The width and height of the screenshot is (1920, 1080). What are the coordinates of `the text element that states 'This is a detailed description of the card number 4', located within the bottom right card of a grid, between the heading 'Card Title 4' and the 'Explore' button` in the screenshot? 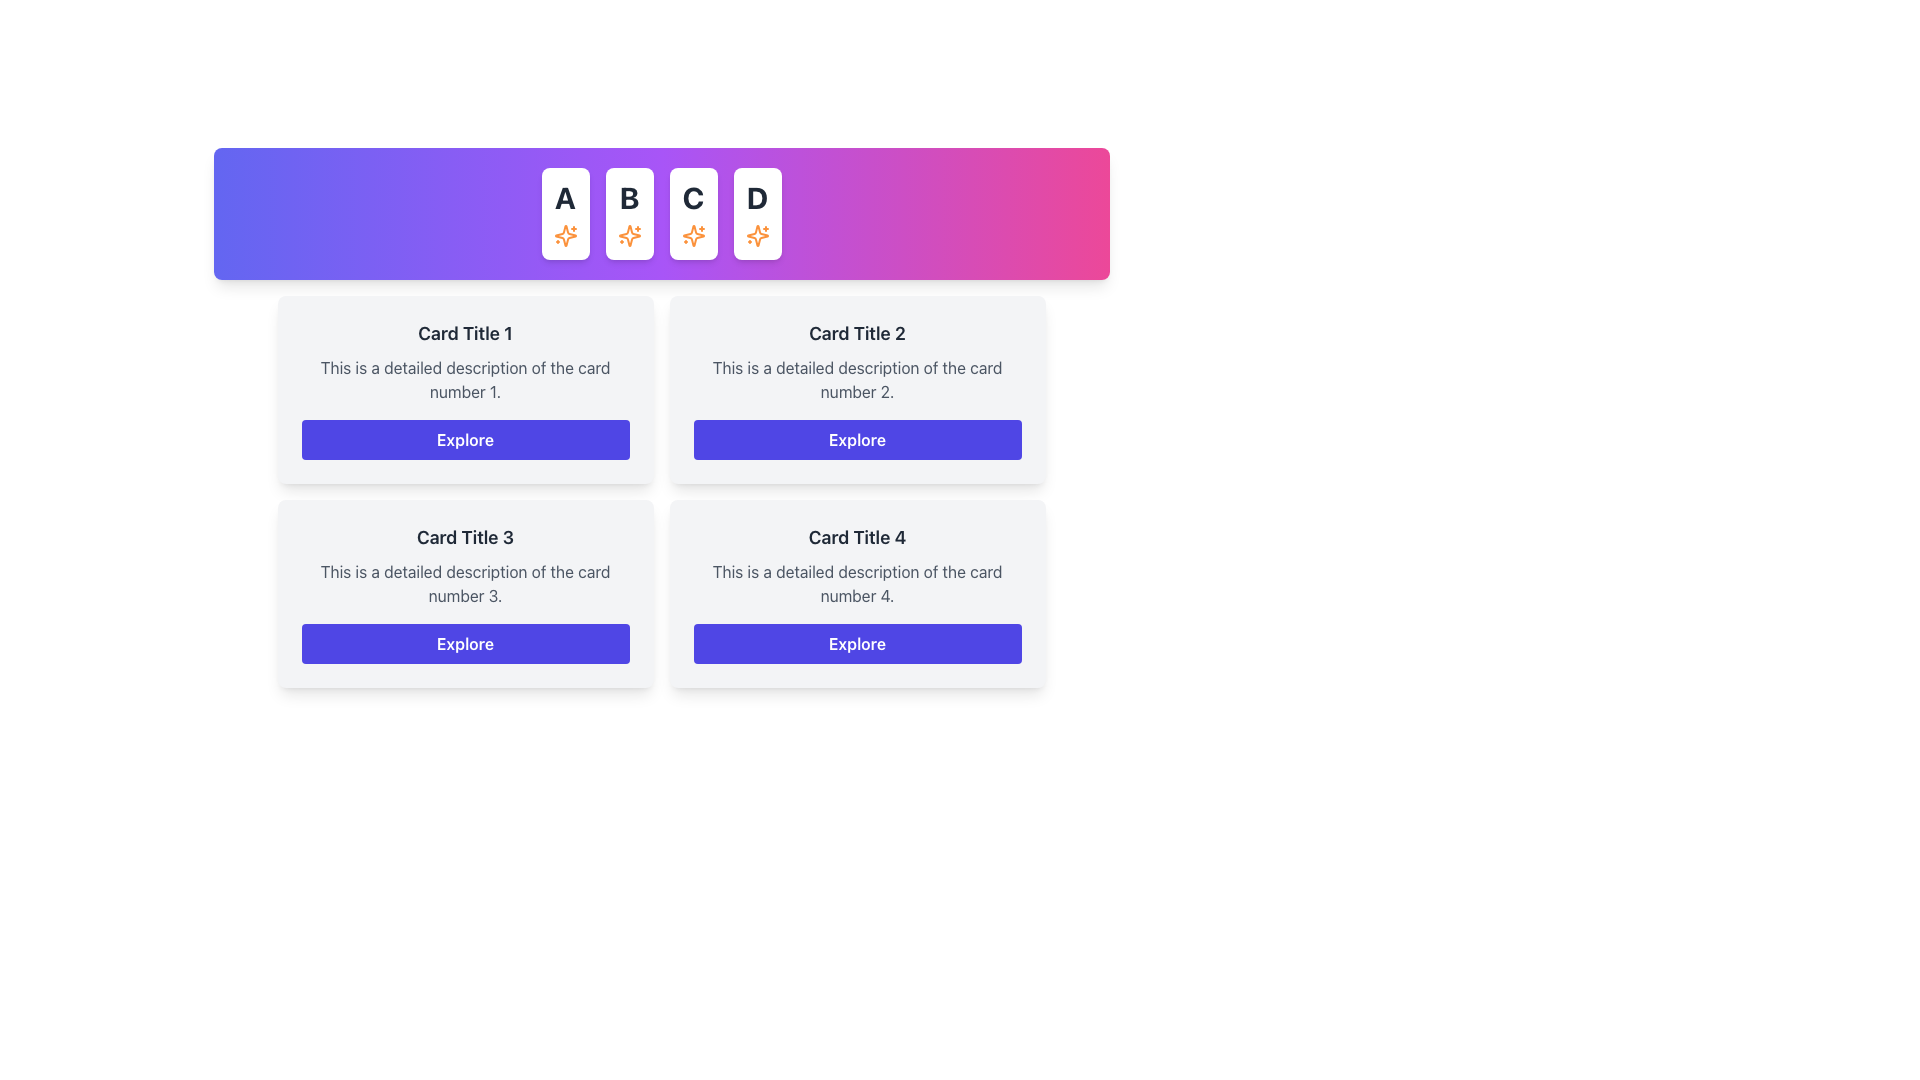 It's located at (857, 583).